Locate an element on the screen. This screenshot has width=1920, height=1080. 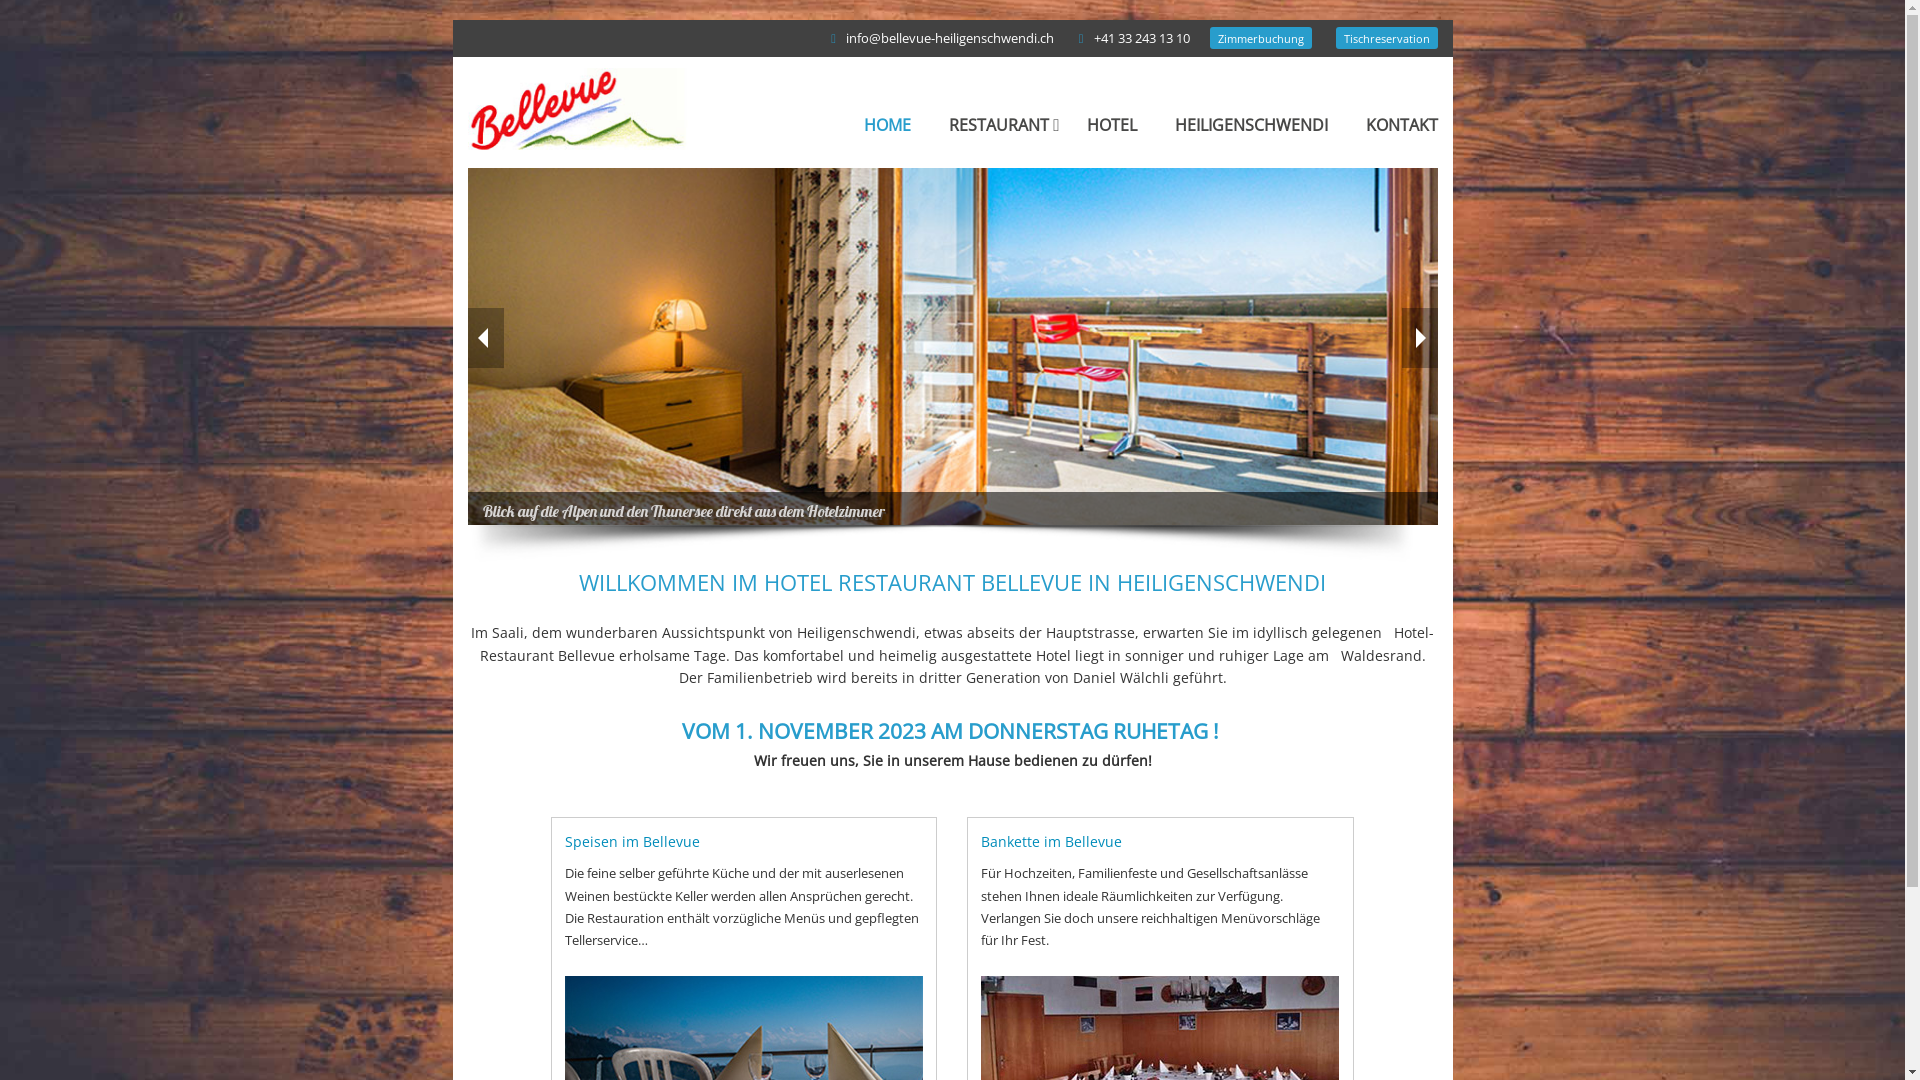
'Zimmerbuchung' is located at coordinates (1260, 38).